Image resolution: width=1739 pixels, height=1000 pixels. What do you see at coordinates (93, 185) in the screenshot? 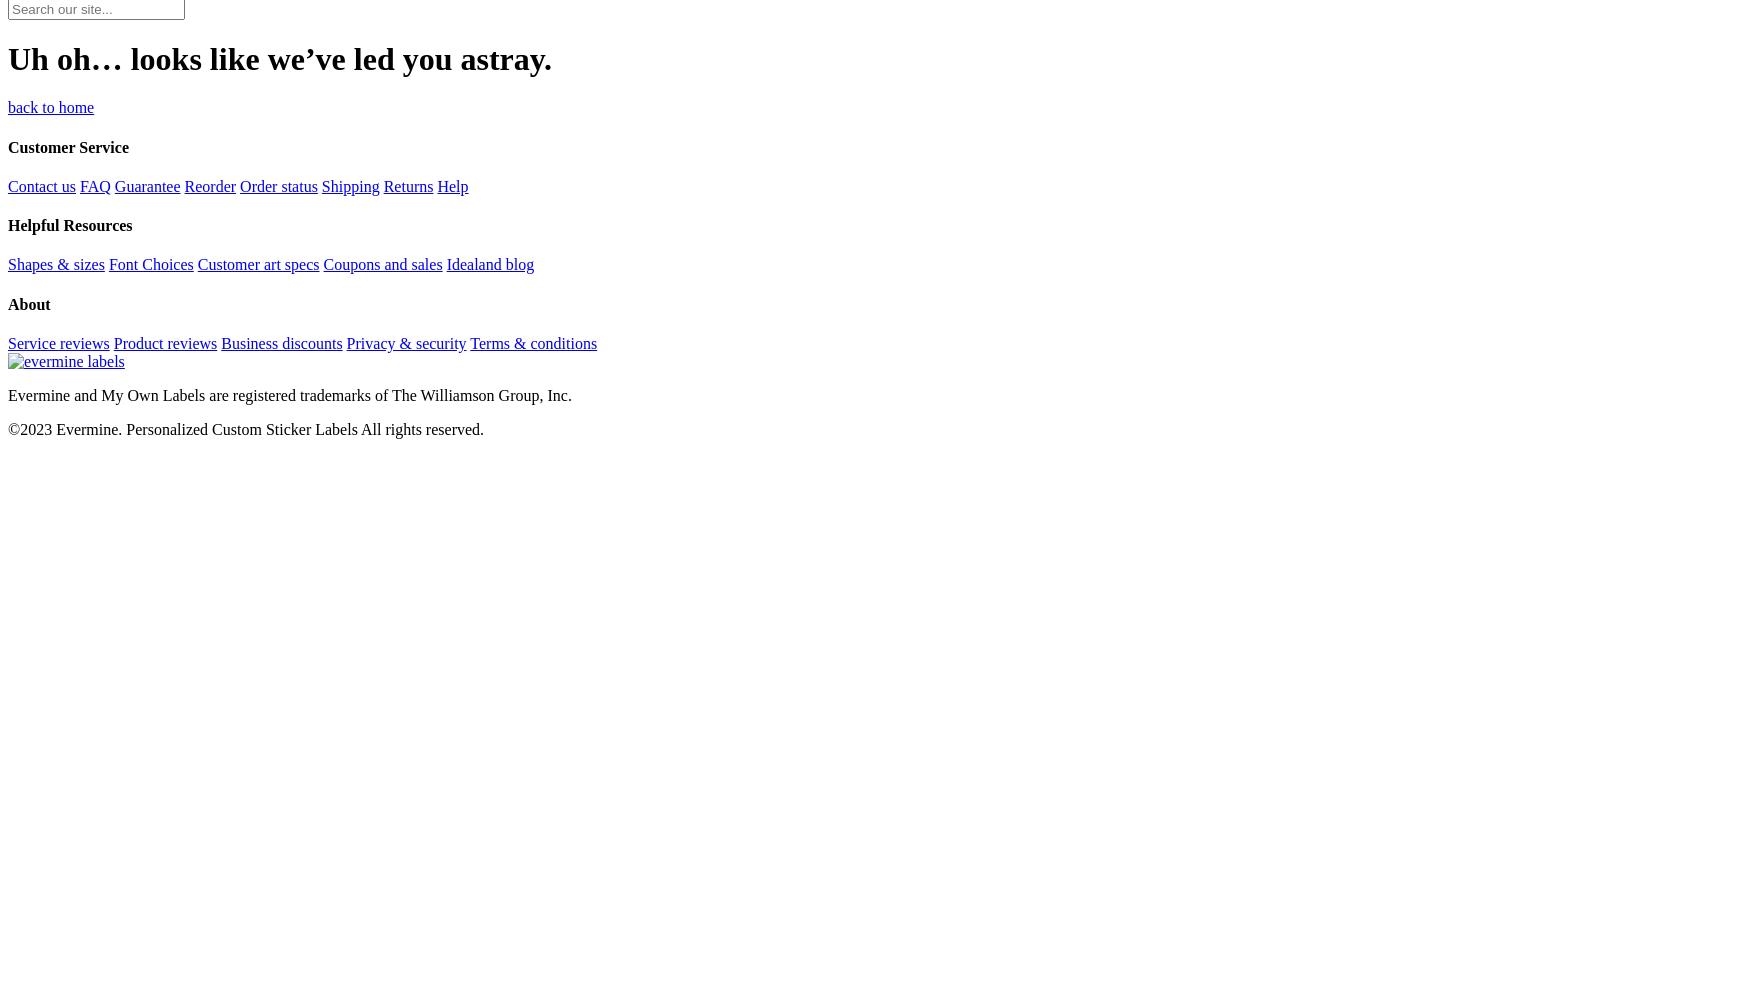
I see `'FAQ'` at bounding box center [93, 185].